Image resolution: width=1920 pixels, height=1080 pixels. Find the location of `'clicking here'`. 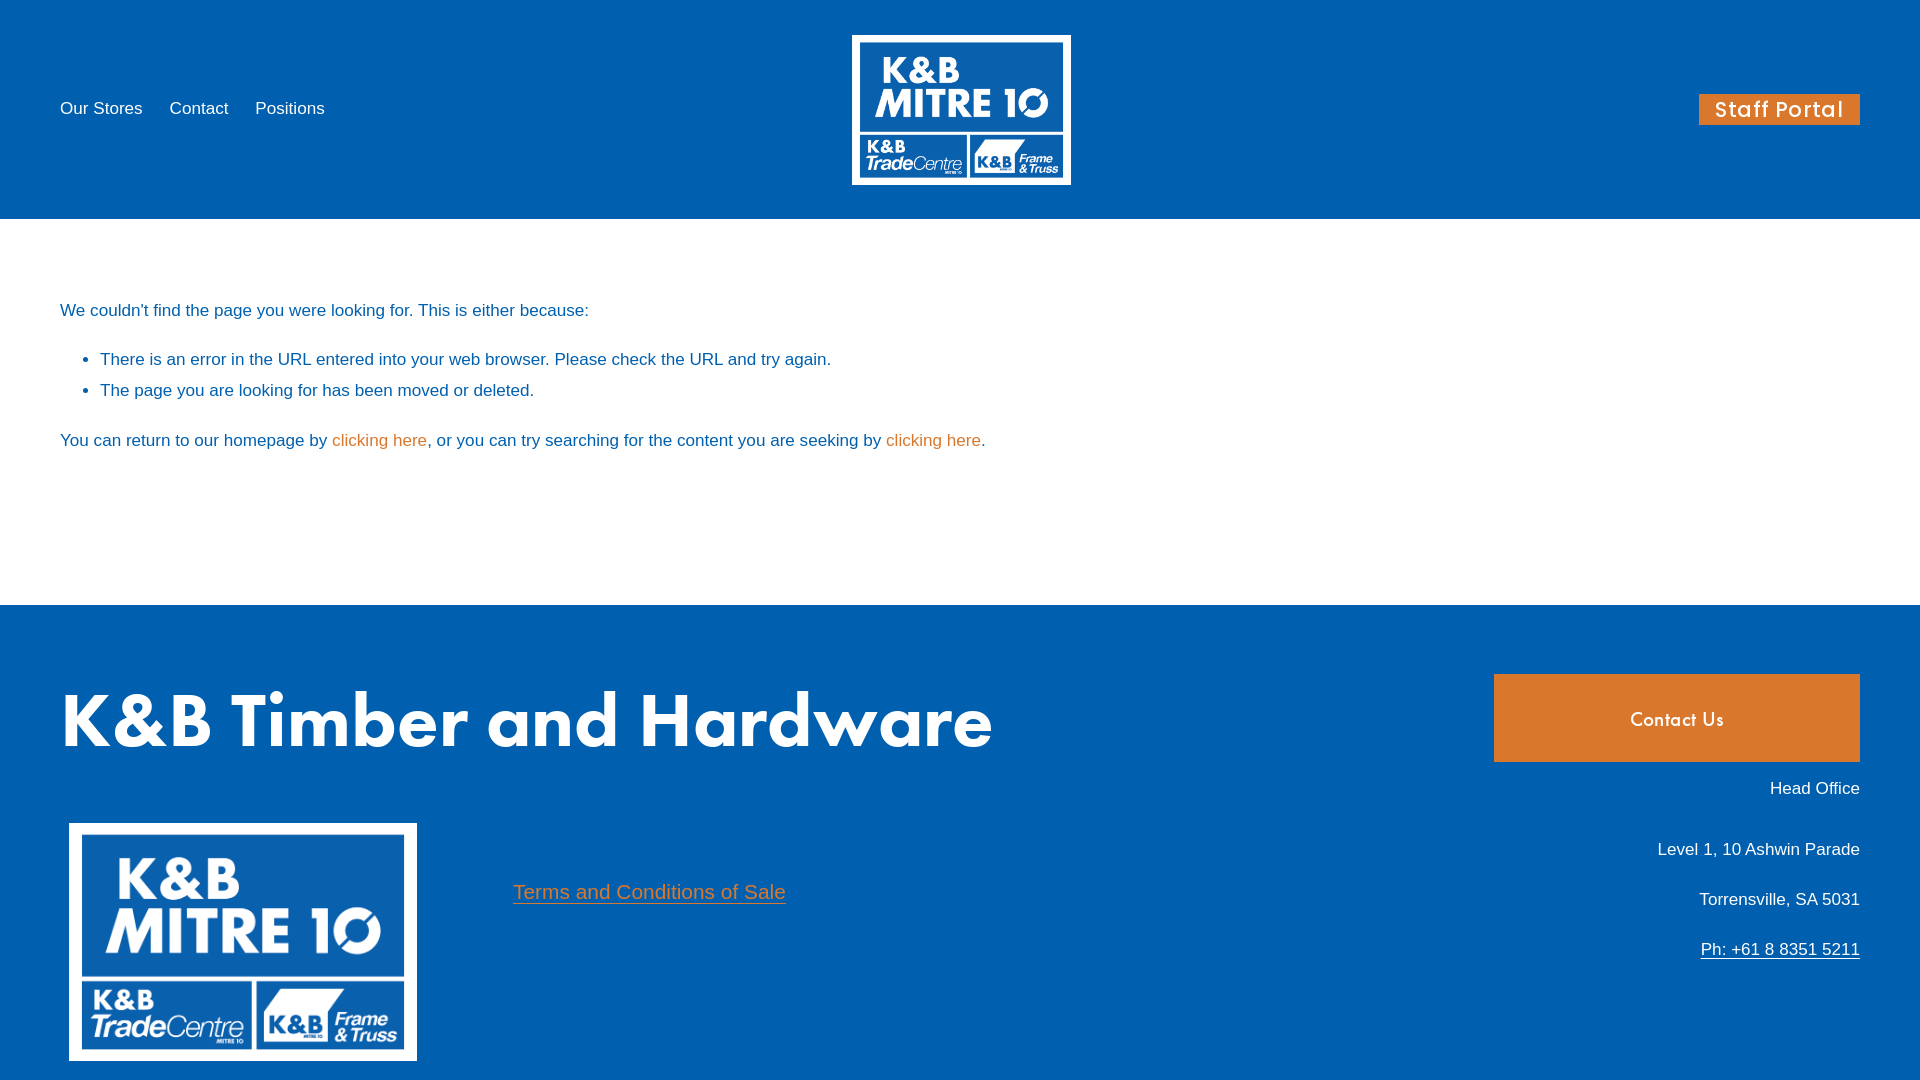

'clicking here' is located at coordinates (379, 439).